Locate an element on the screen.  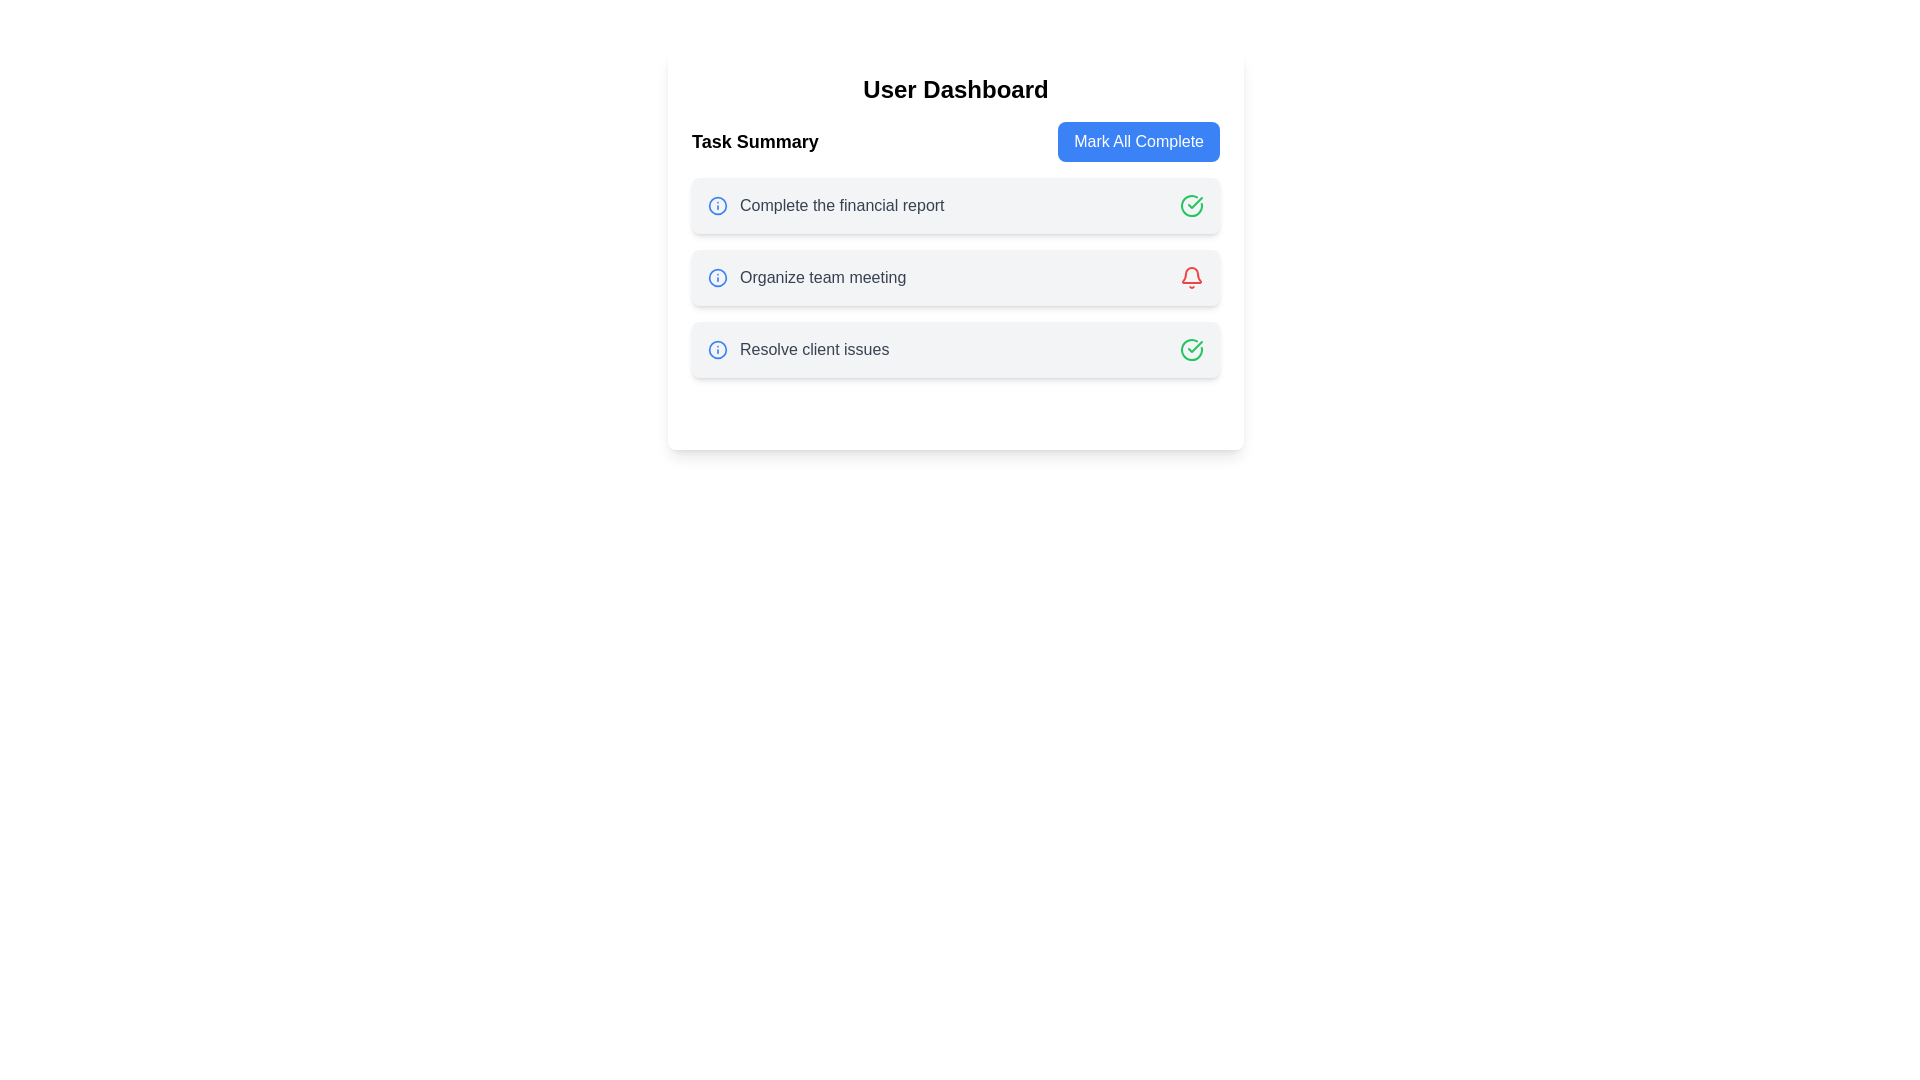
the text label displaying 'Complete the financial report' in the Task Summary section of the user dashboard is located at coordinates (842, 205).